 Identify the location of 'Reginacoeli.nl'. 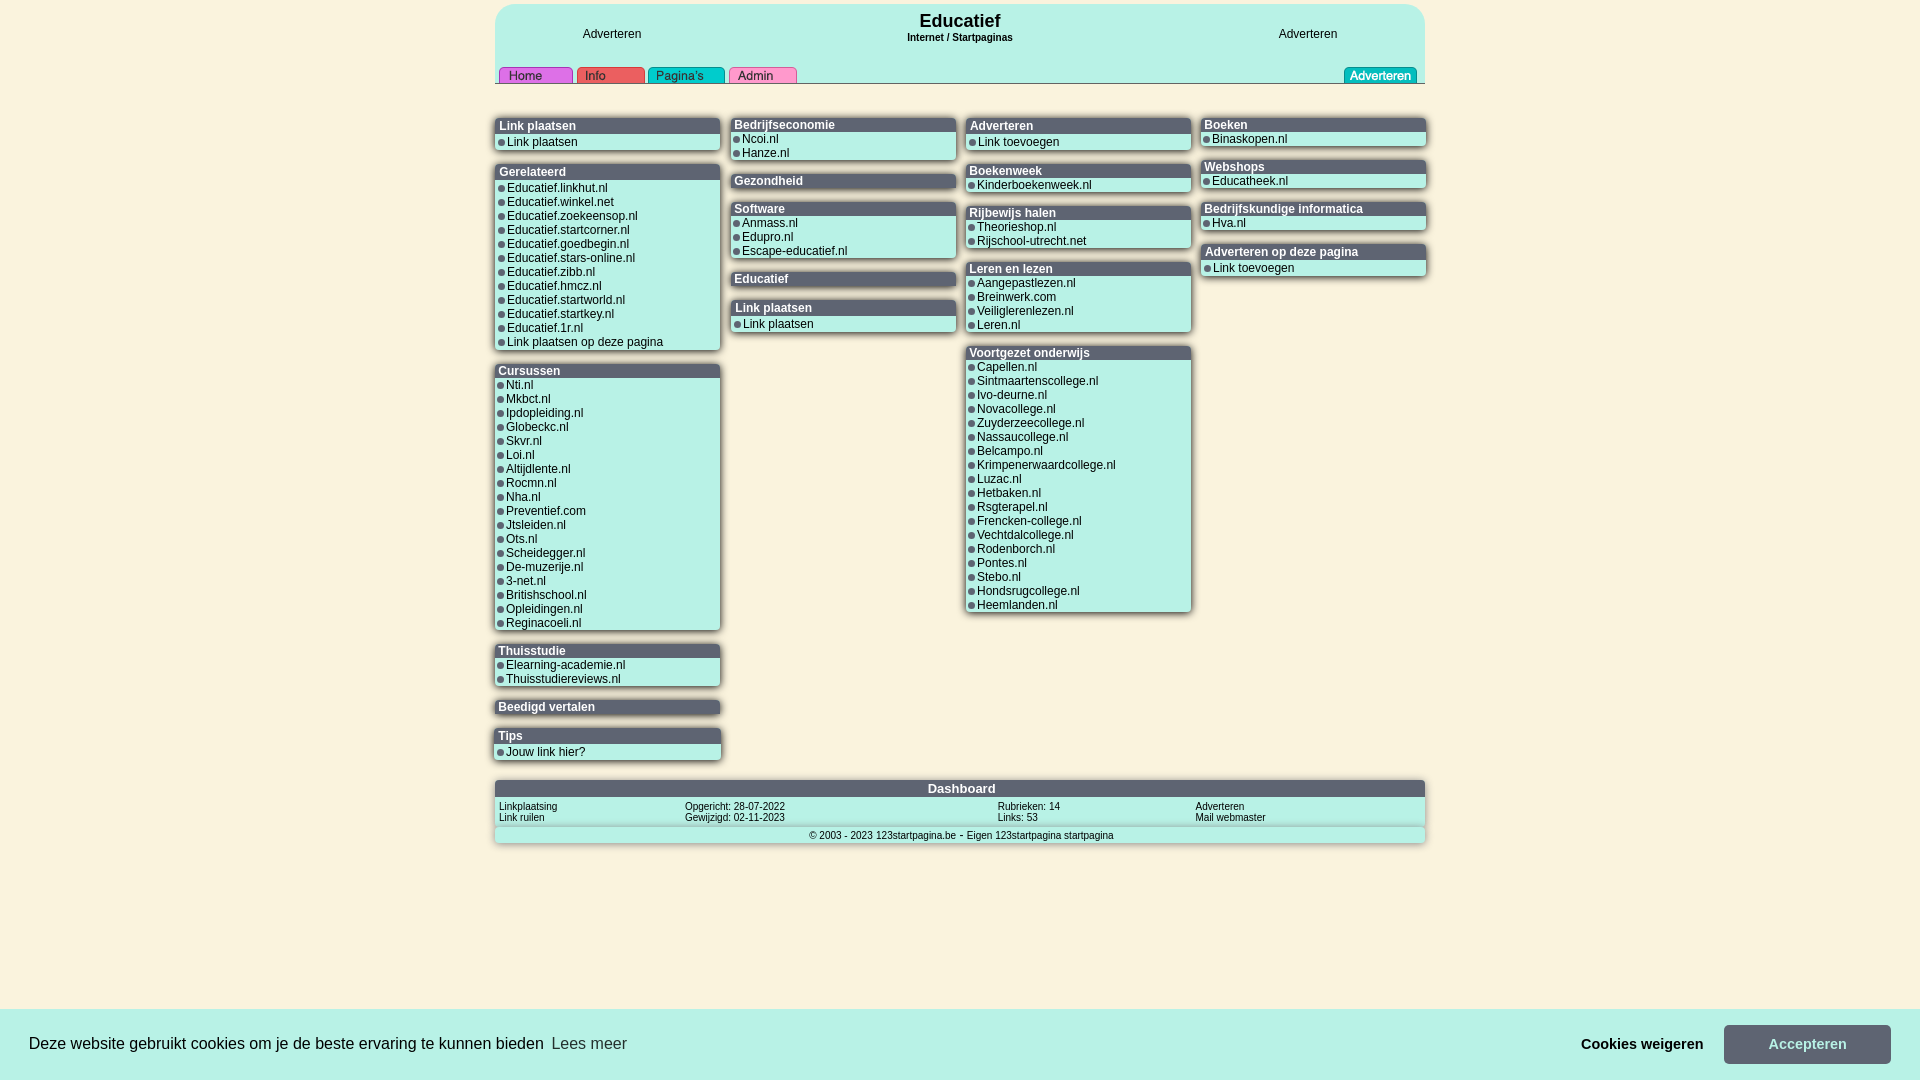
(543, 622).